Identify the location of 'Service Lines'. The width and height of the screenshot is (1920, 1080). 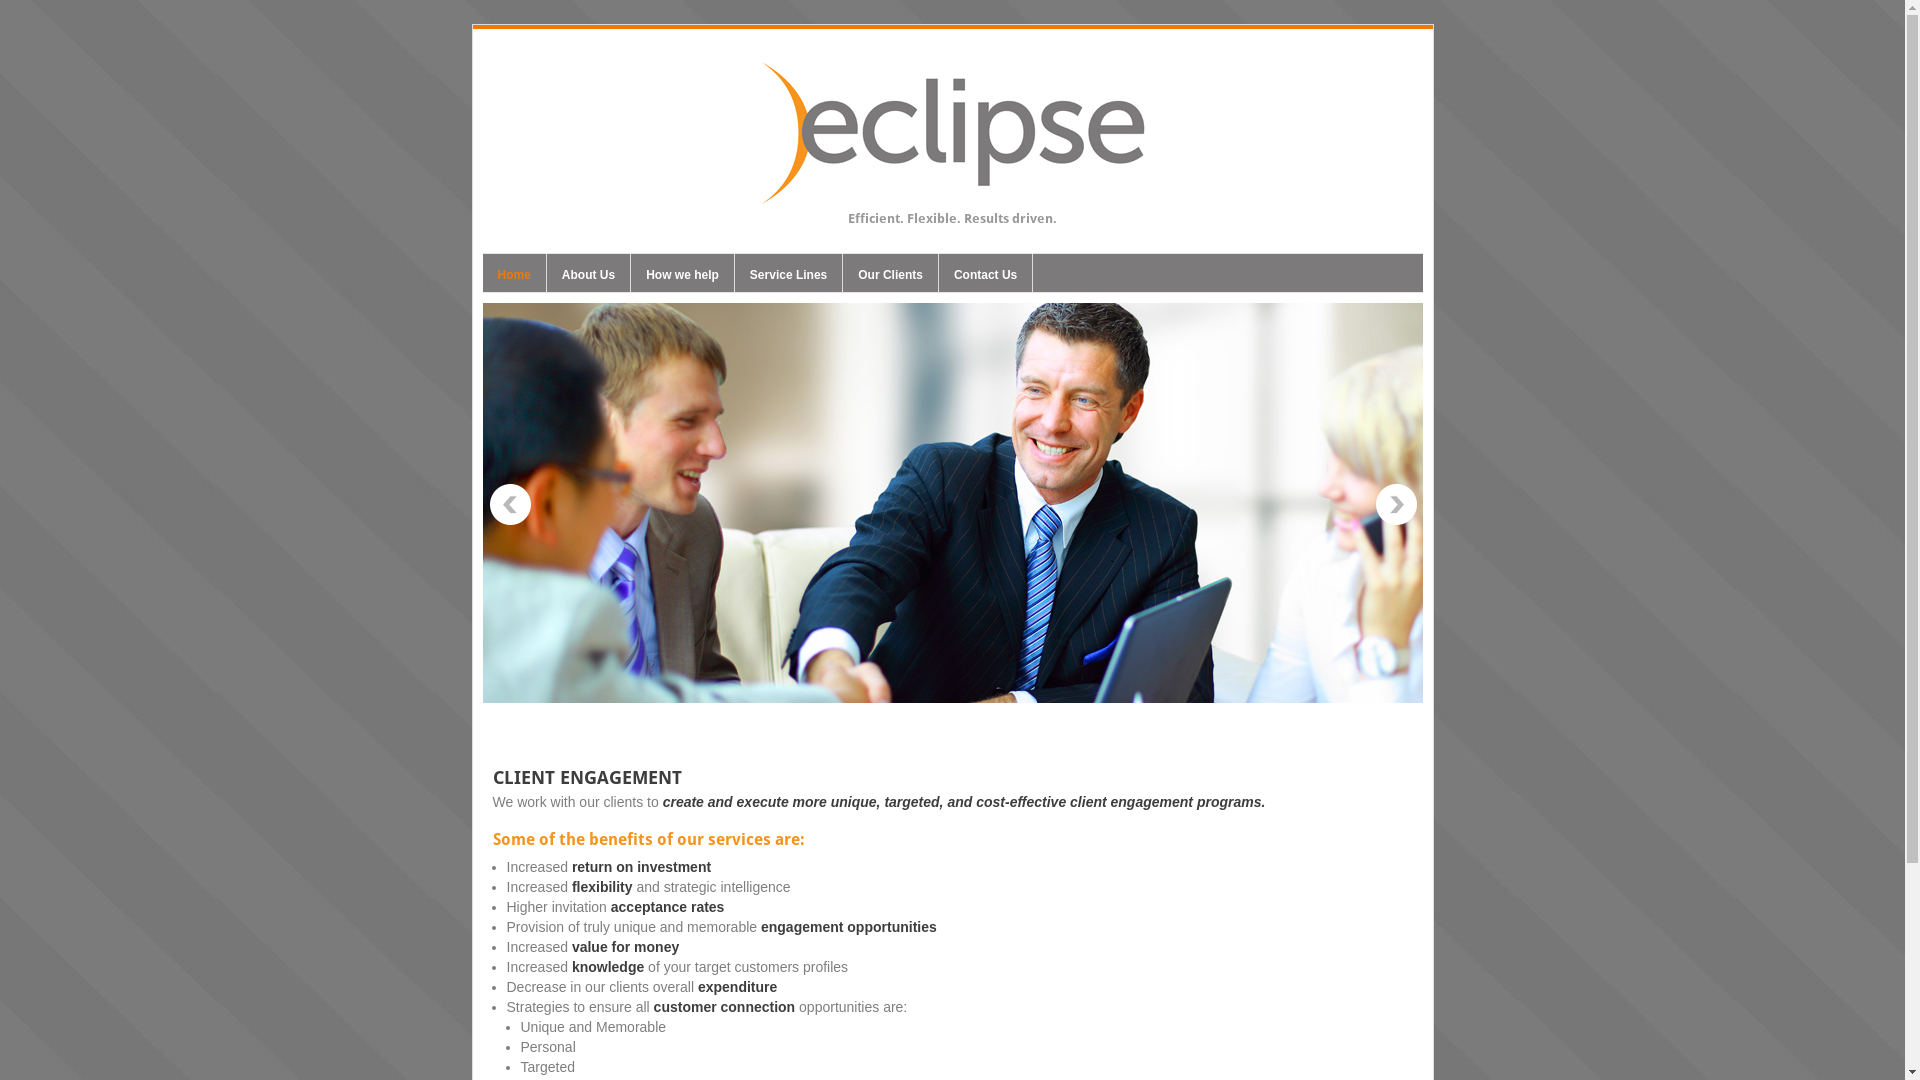
(787, 277).